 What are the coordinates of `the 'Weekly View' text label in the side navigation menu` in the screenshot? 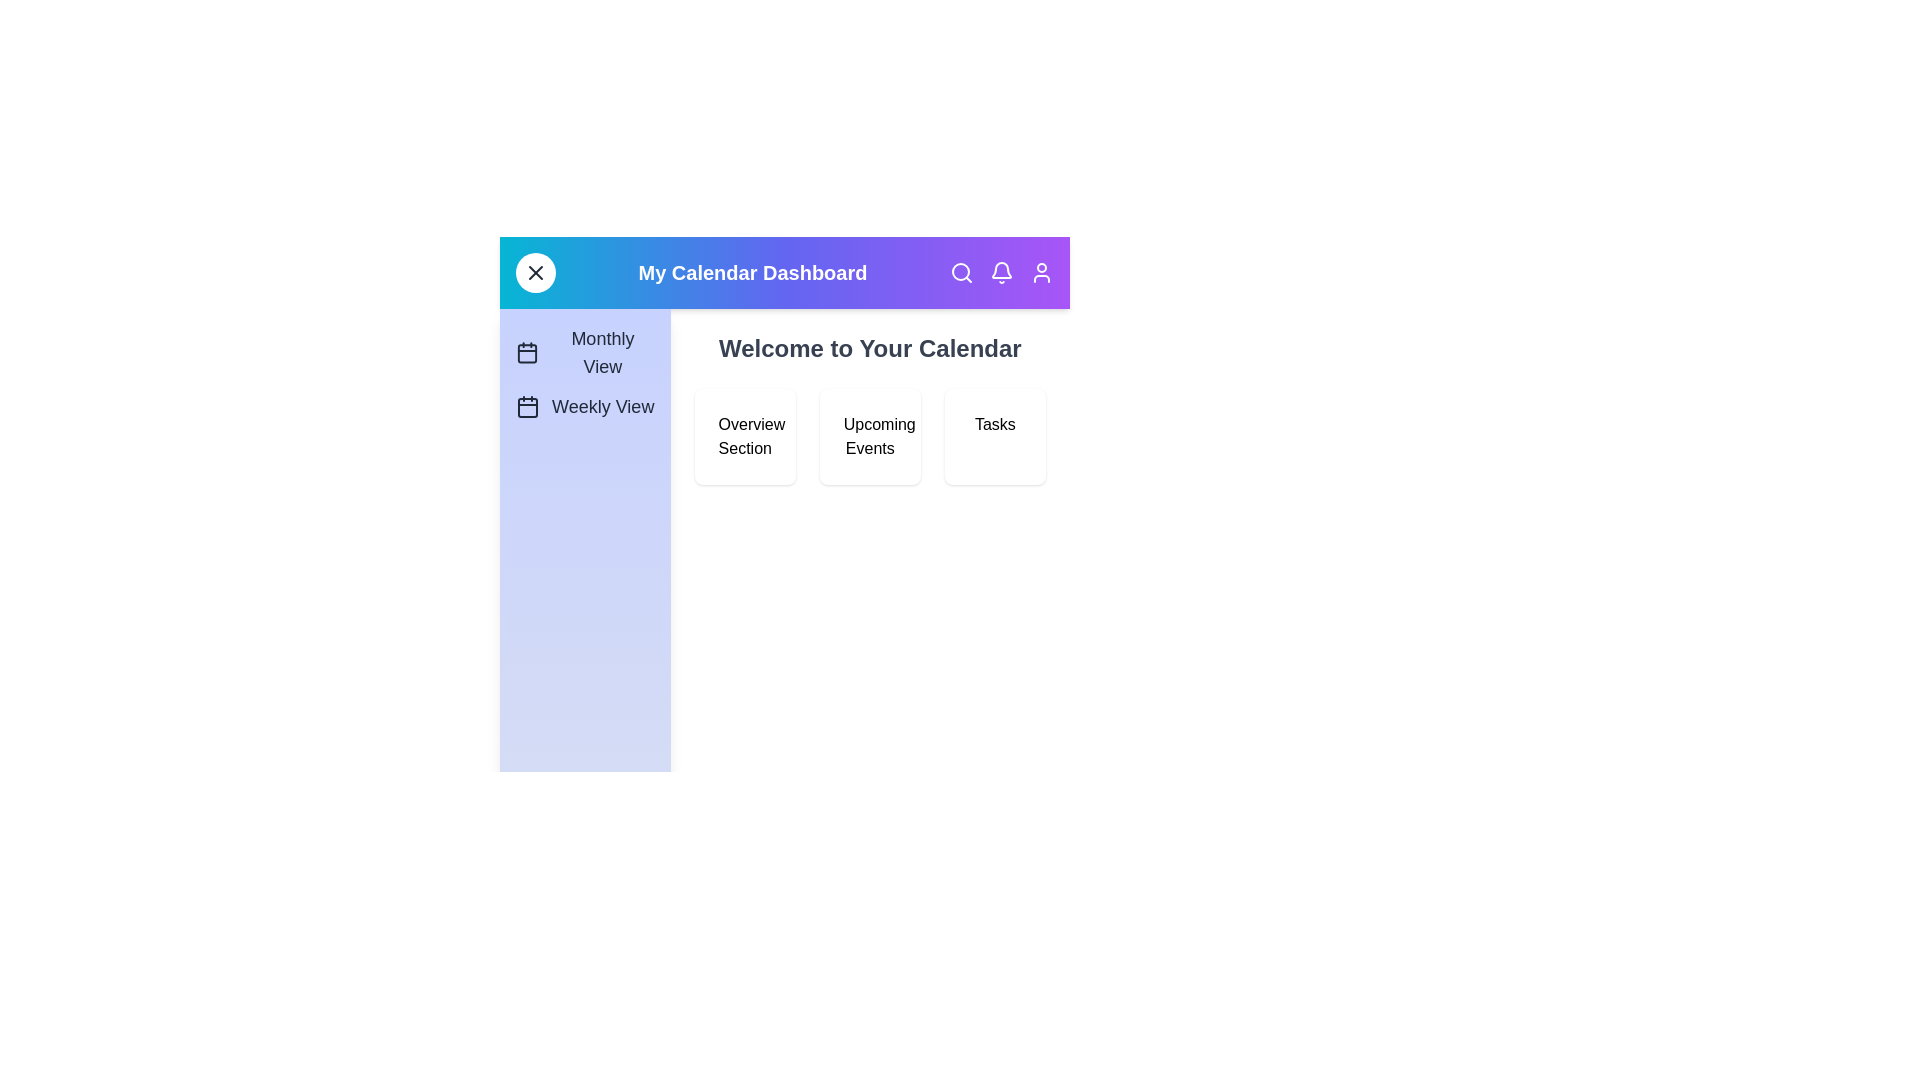 It's located at (602, 406).